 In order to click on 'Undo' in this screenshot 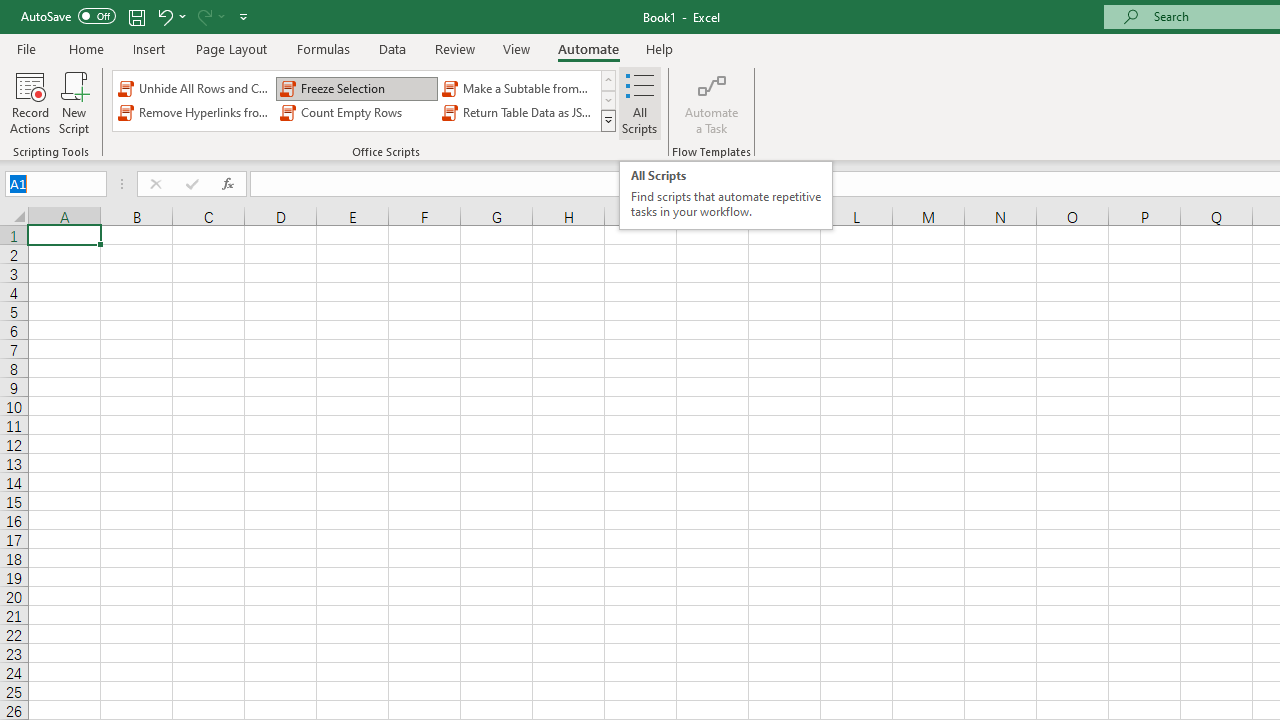, I will do `click(170, 16)`.